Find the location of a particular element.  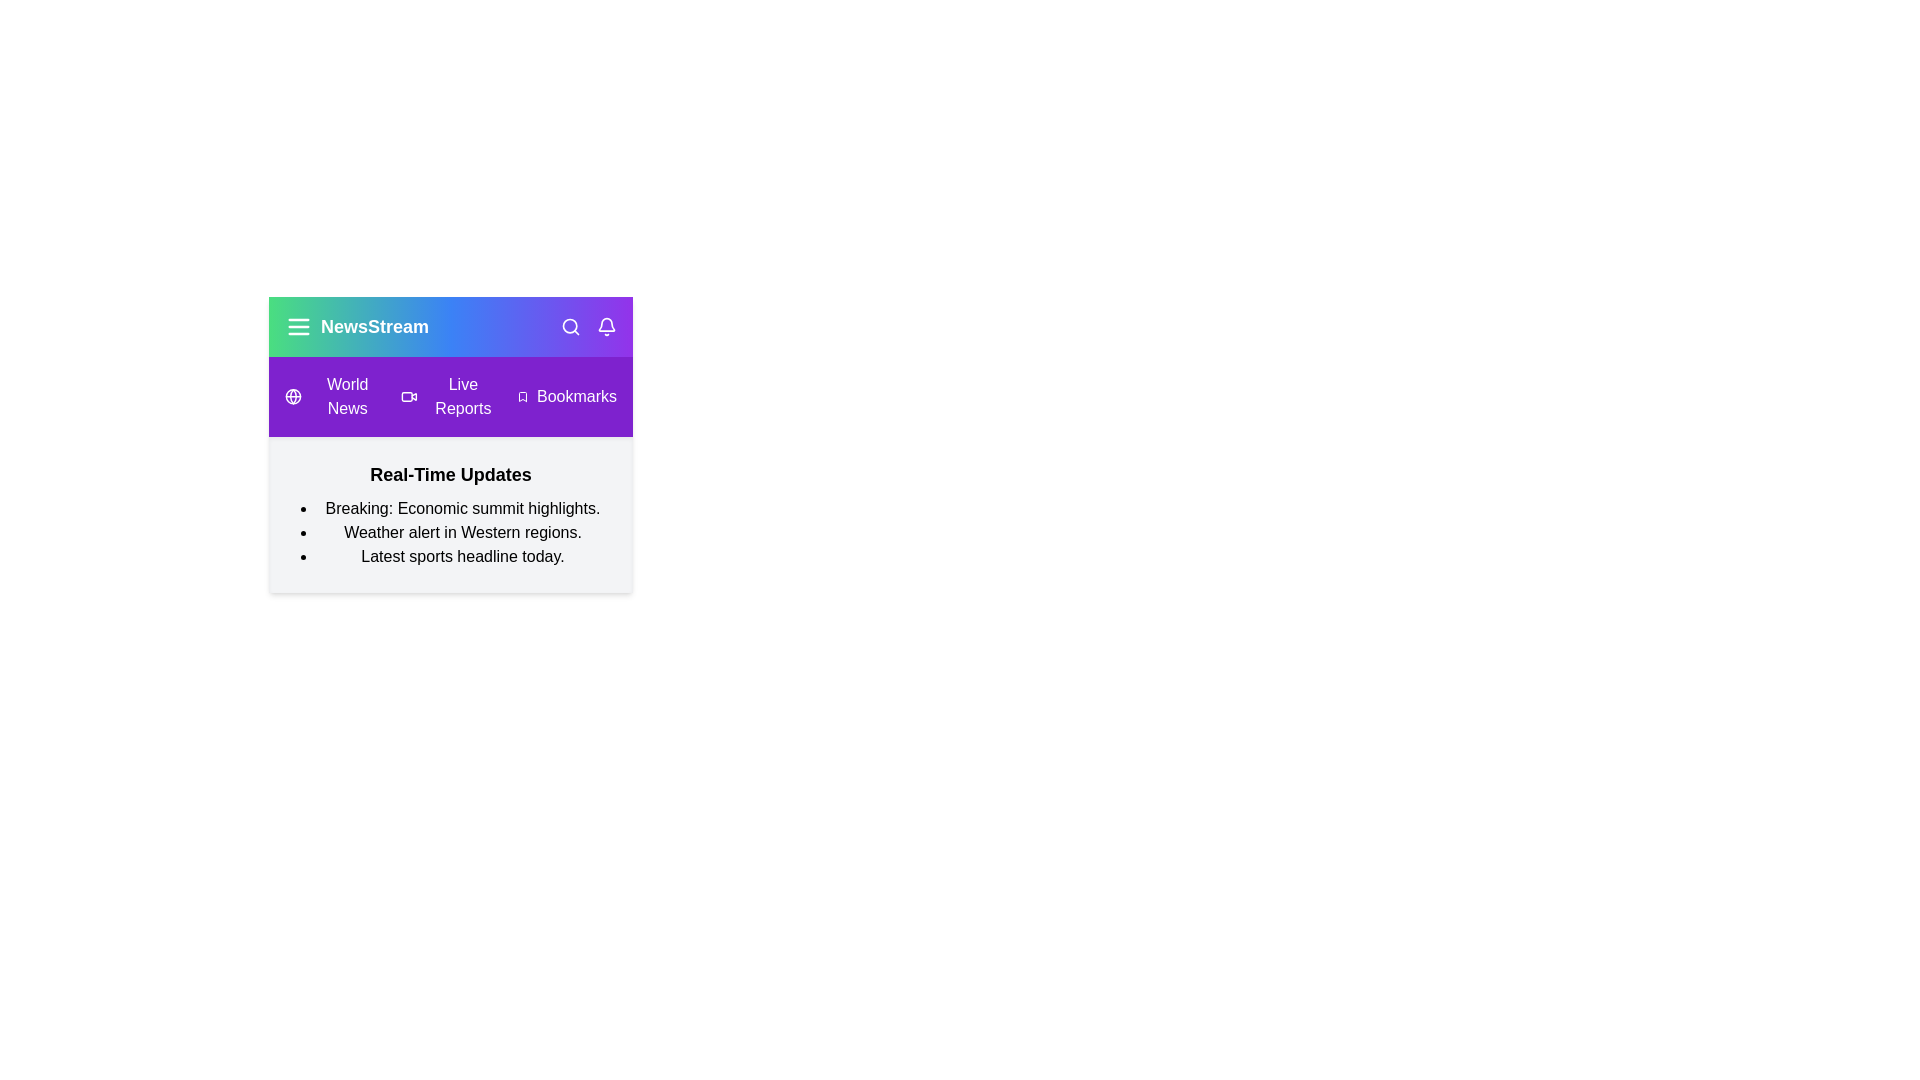

the bell icon to toggle the visibility of the notifications section is located at coordinates (605, 326).